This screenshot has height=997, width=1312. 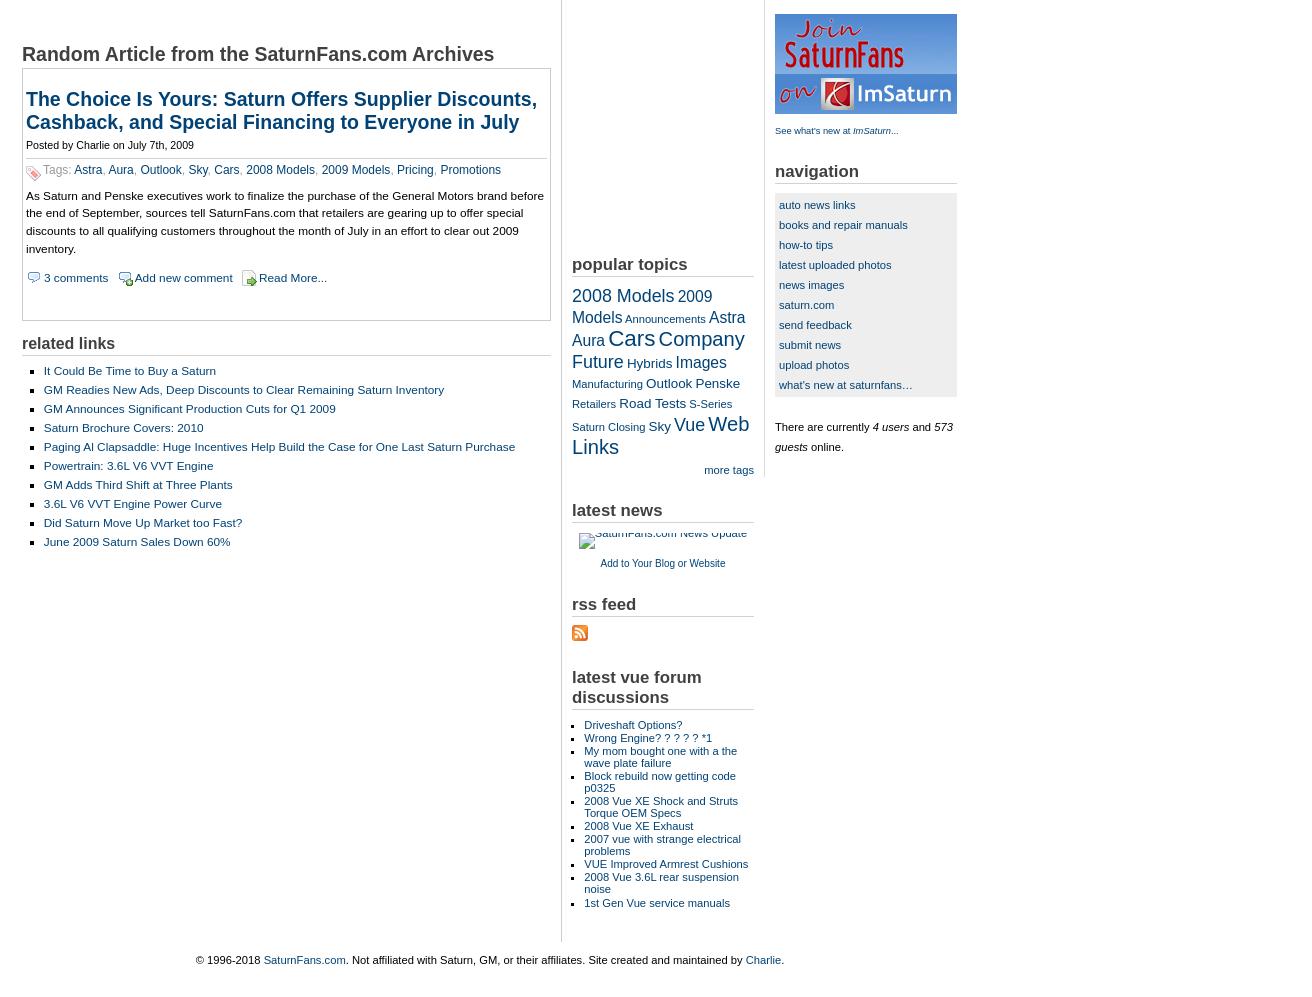 What do you see at coordinates (142, 521) in the screenshot?
I see `'Did Saturn Move Up Market too Fast?'` at bounding box center [142, 521].